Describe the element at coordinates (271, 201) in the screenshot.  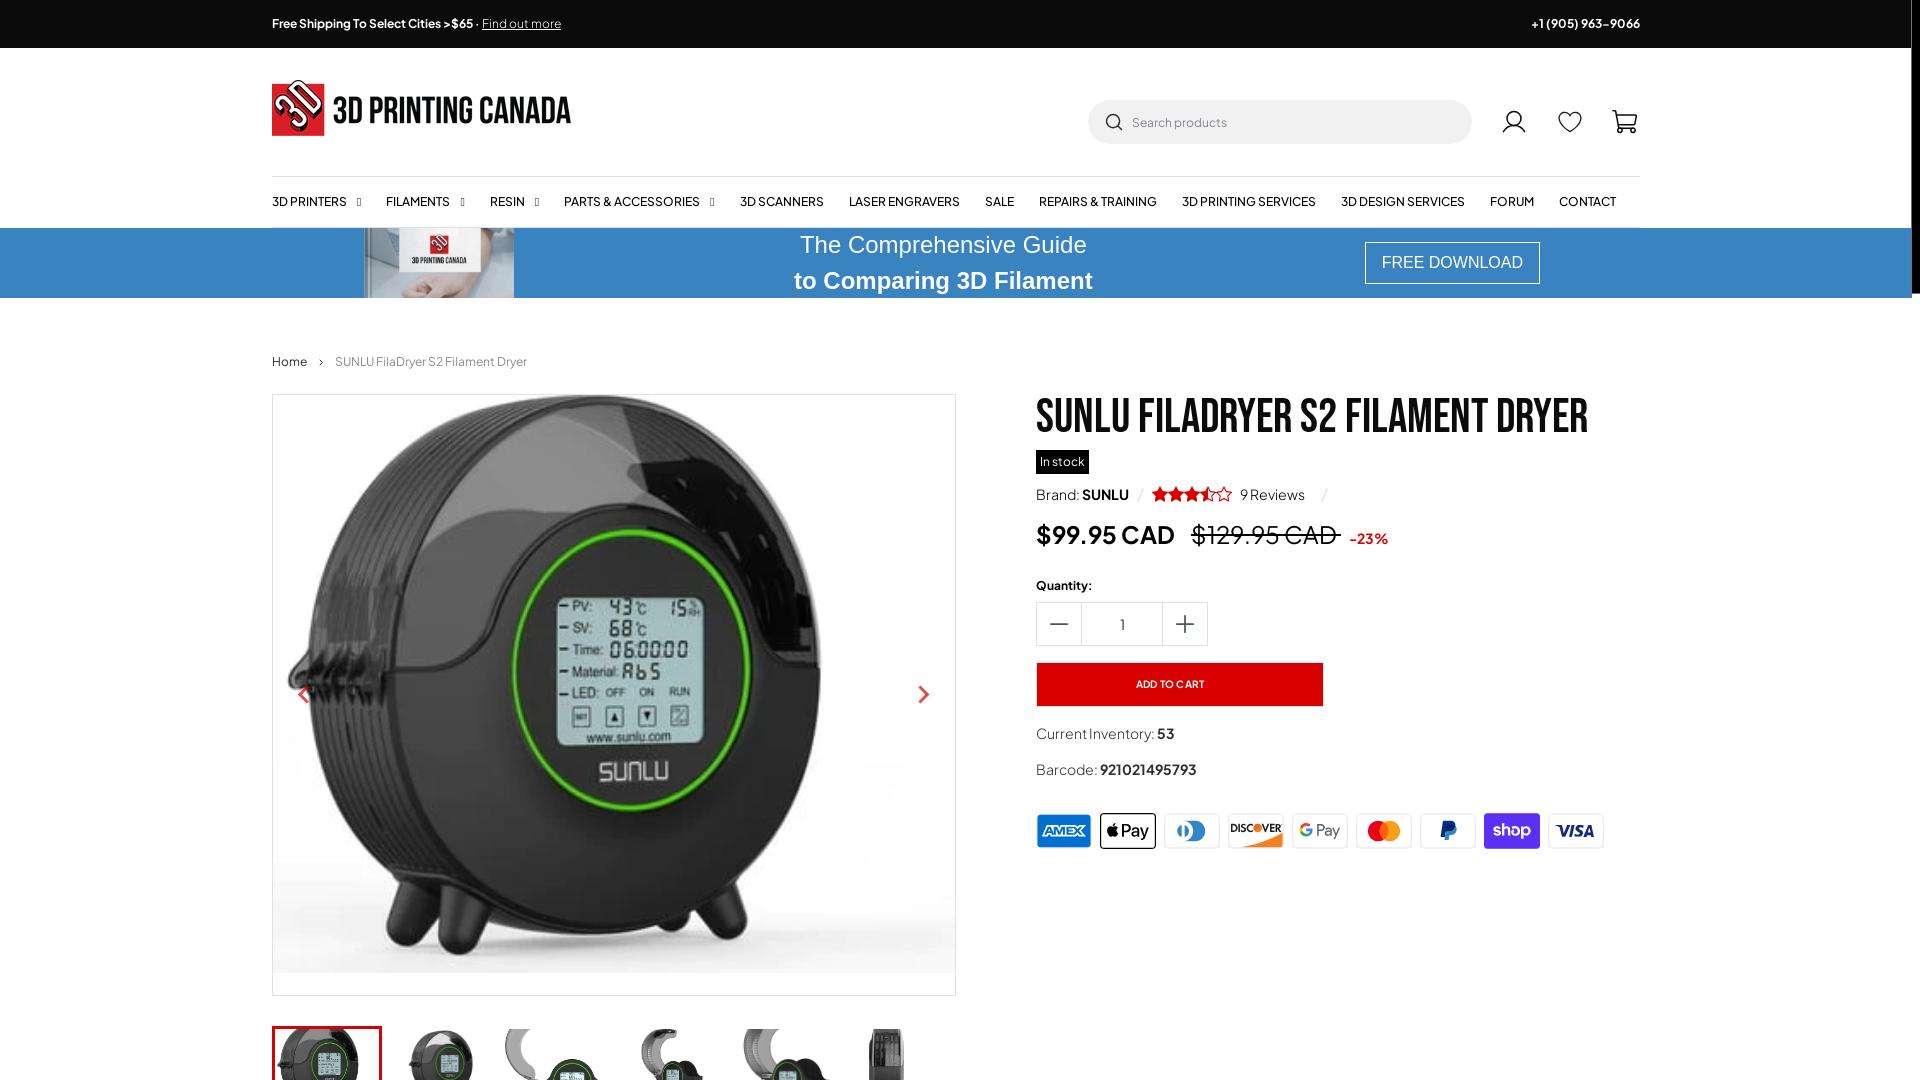
I see `'3D PRINTERS'` at that location.